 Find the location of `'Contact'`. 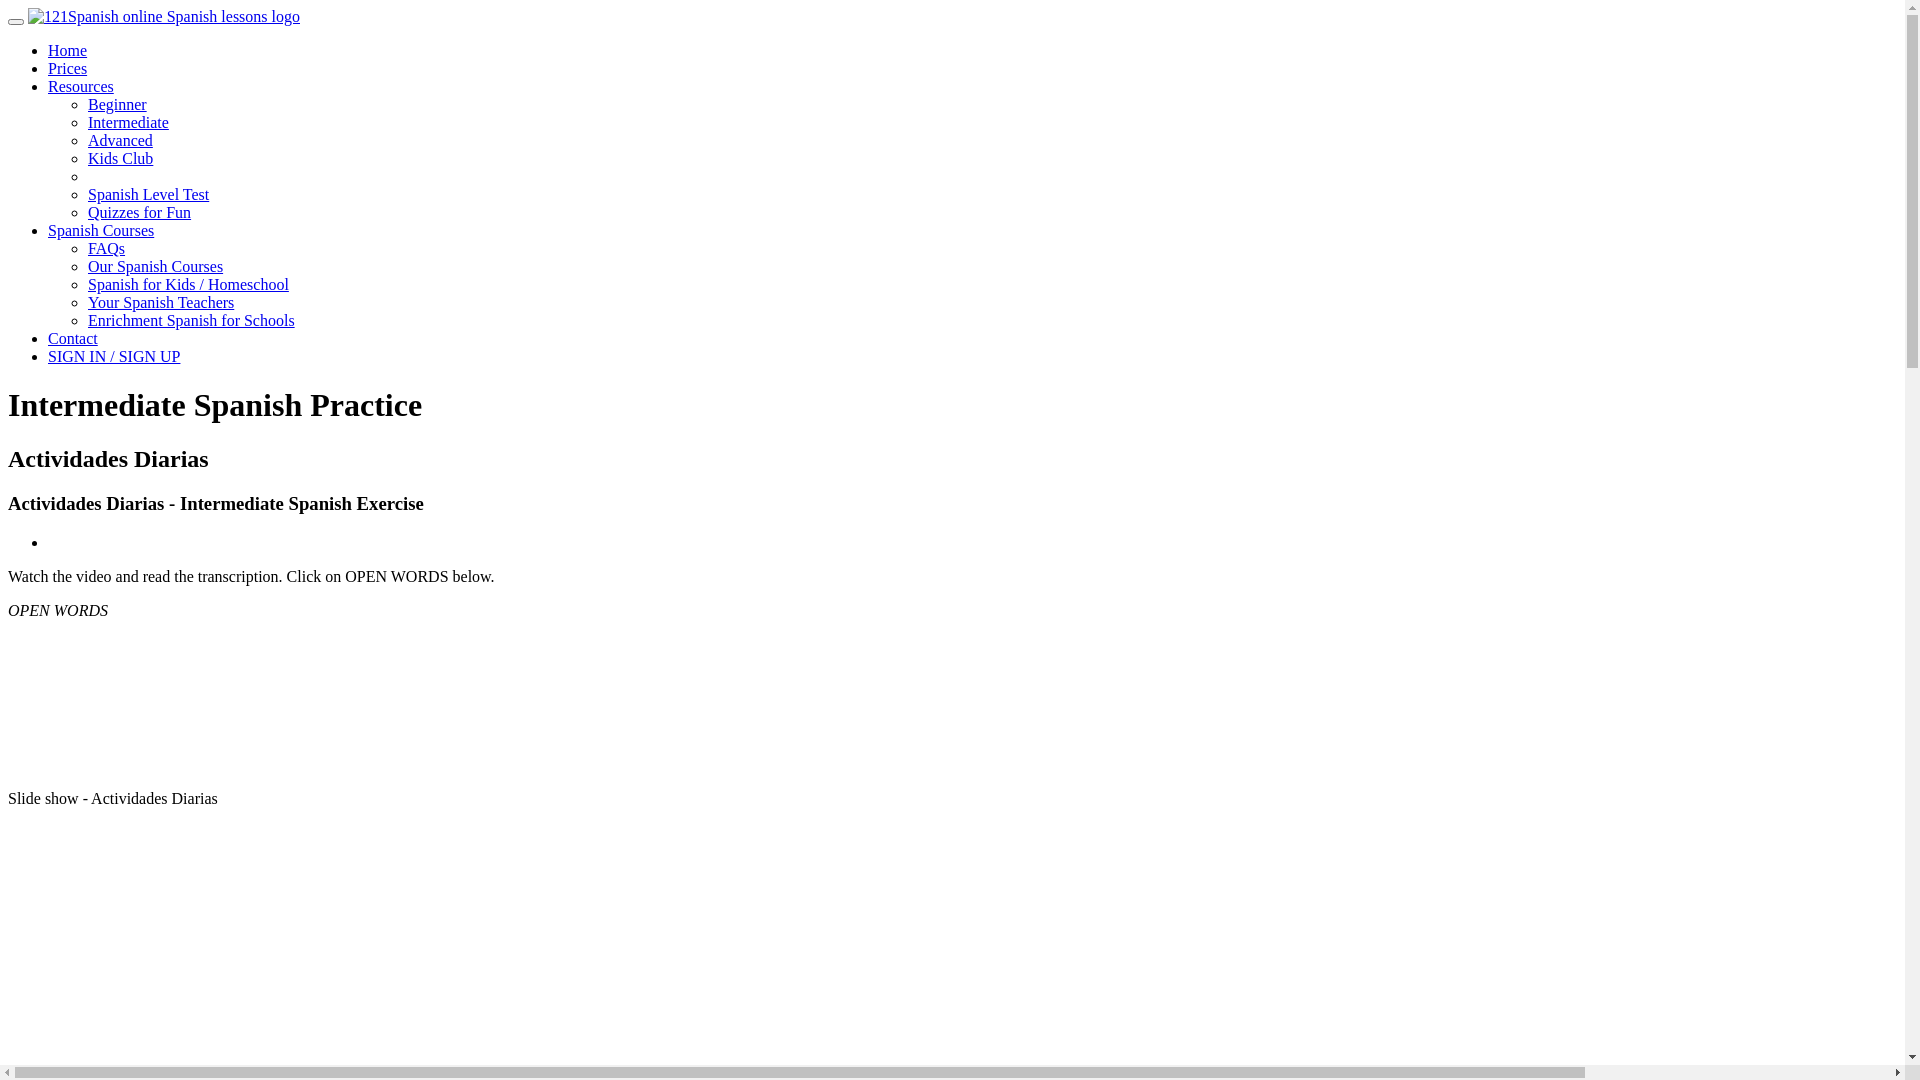

'Contact' is located at coordinates (72, 337).